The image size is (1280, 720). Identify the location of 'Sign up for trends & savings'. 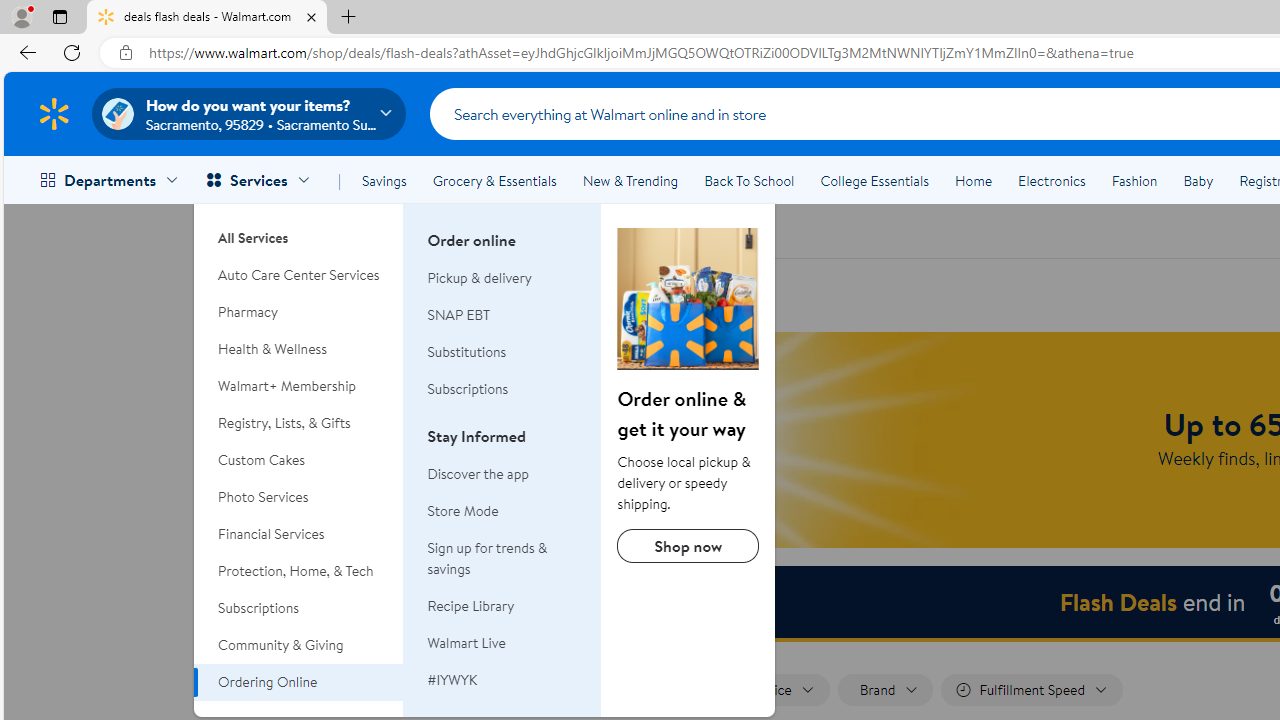
(503, 559).